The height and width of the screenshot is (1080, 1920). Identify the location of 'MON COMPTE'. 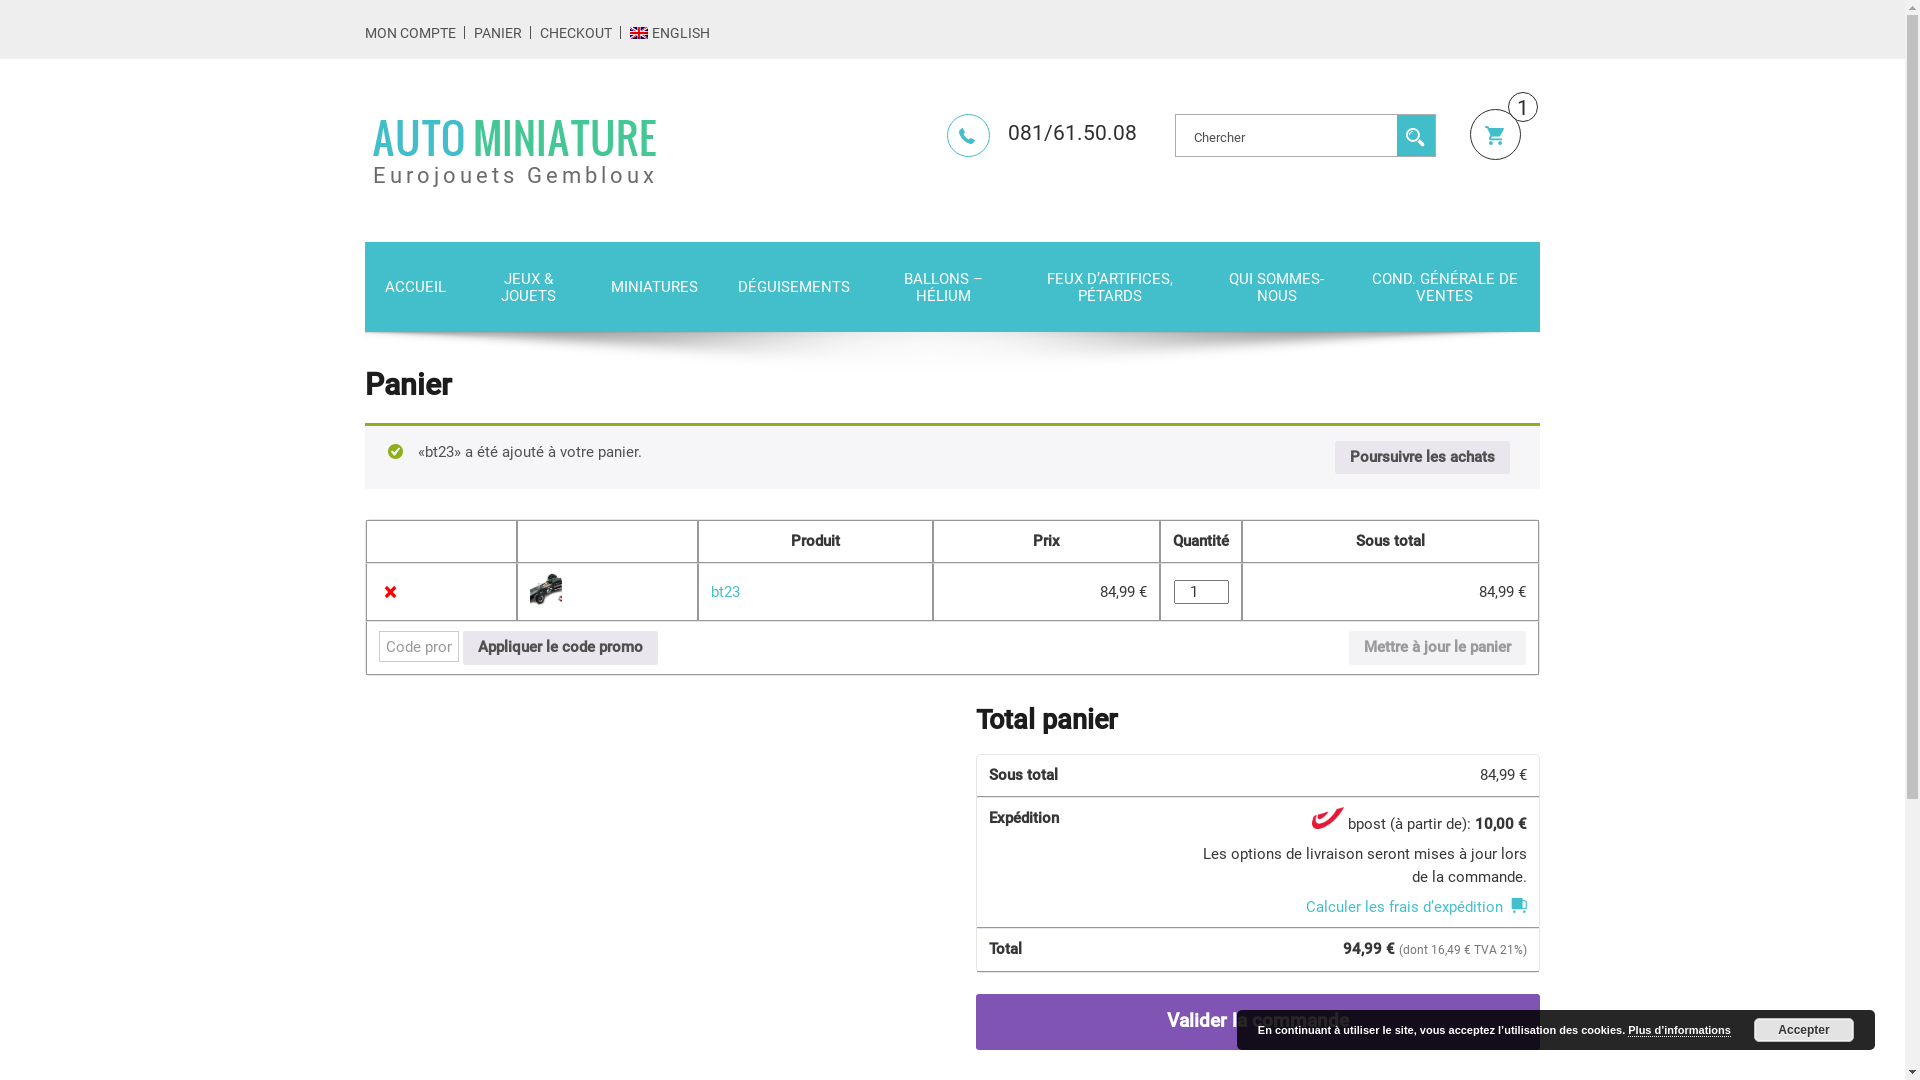
(364, 33).